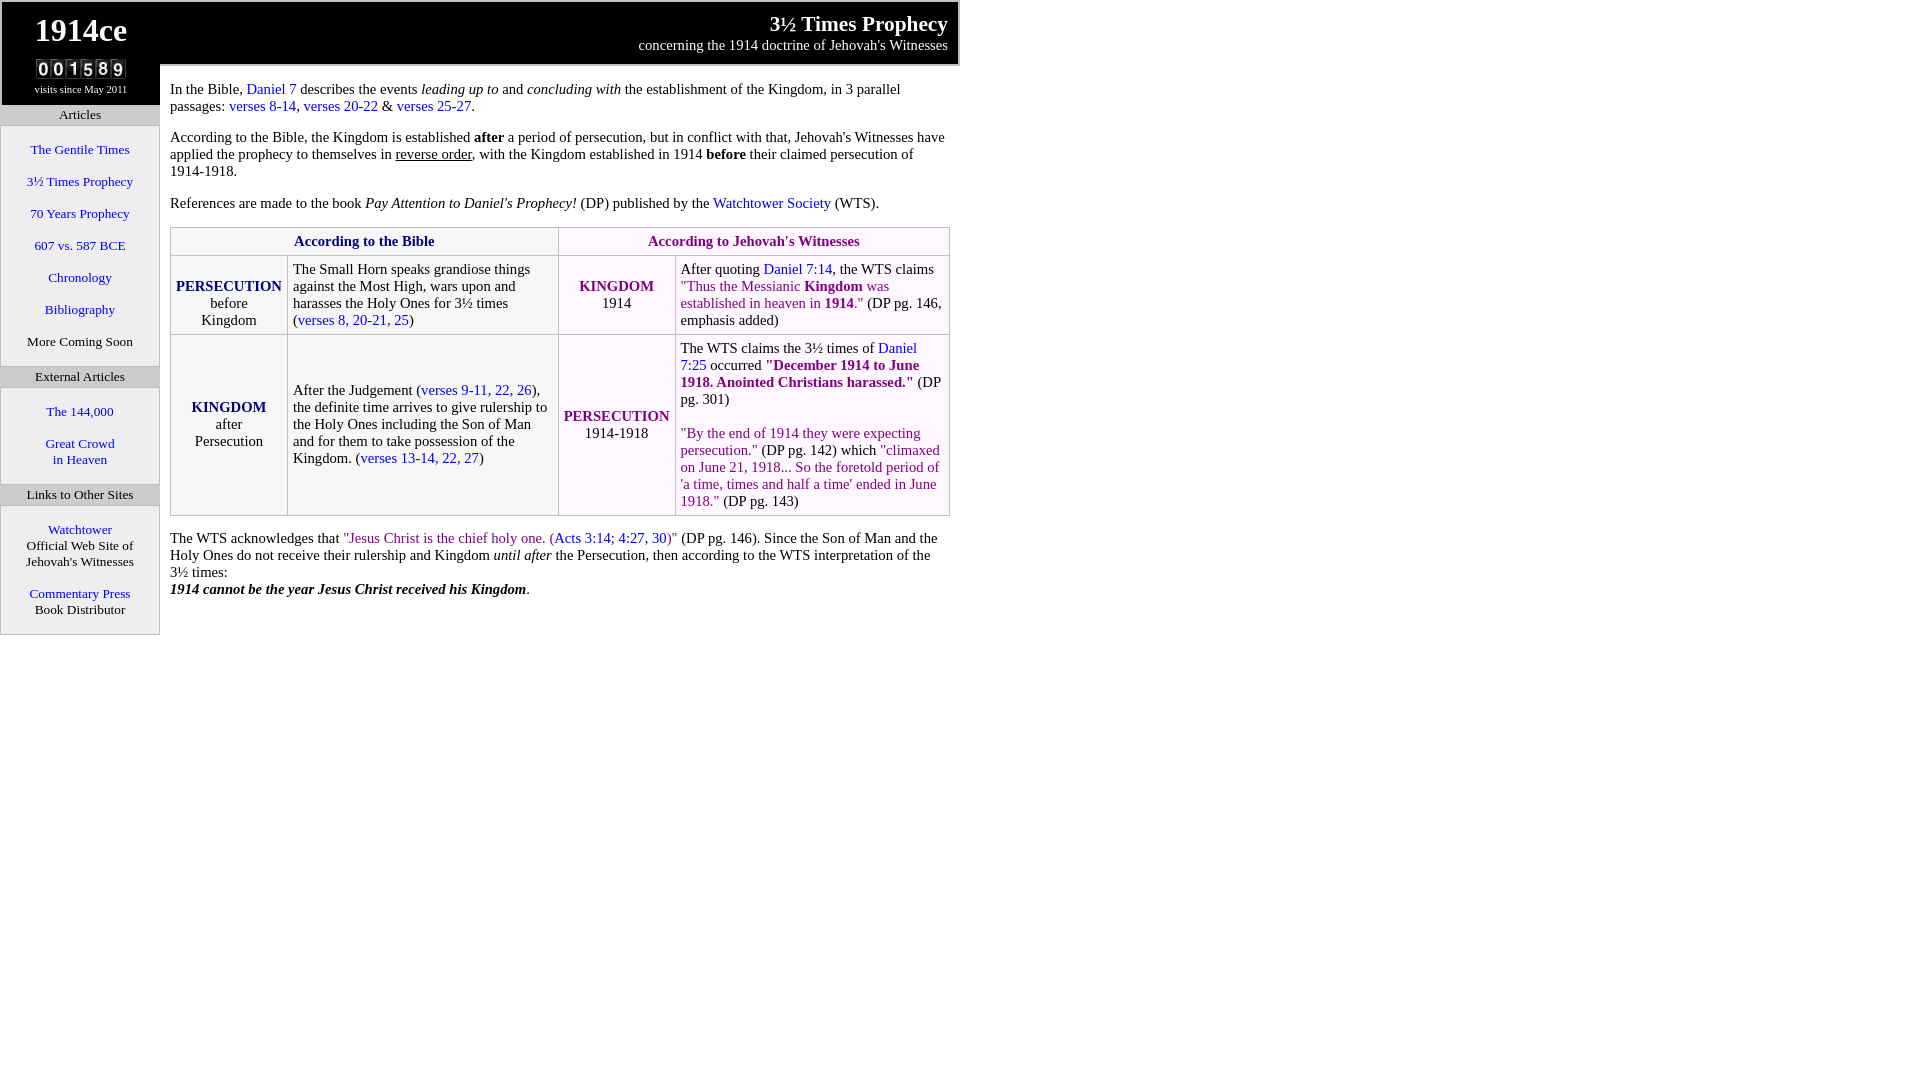 Image resolution: width=1920 pixels, height=1080 pixels. Describe the element at coordinates (79, 592) in the screenshot. I see `'Commentary Press'` at that location.